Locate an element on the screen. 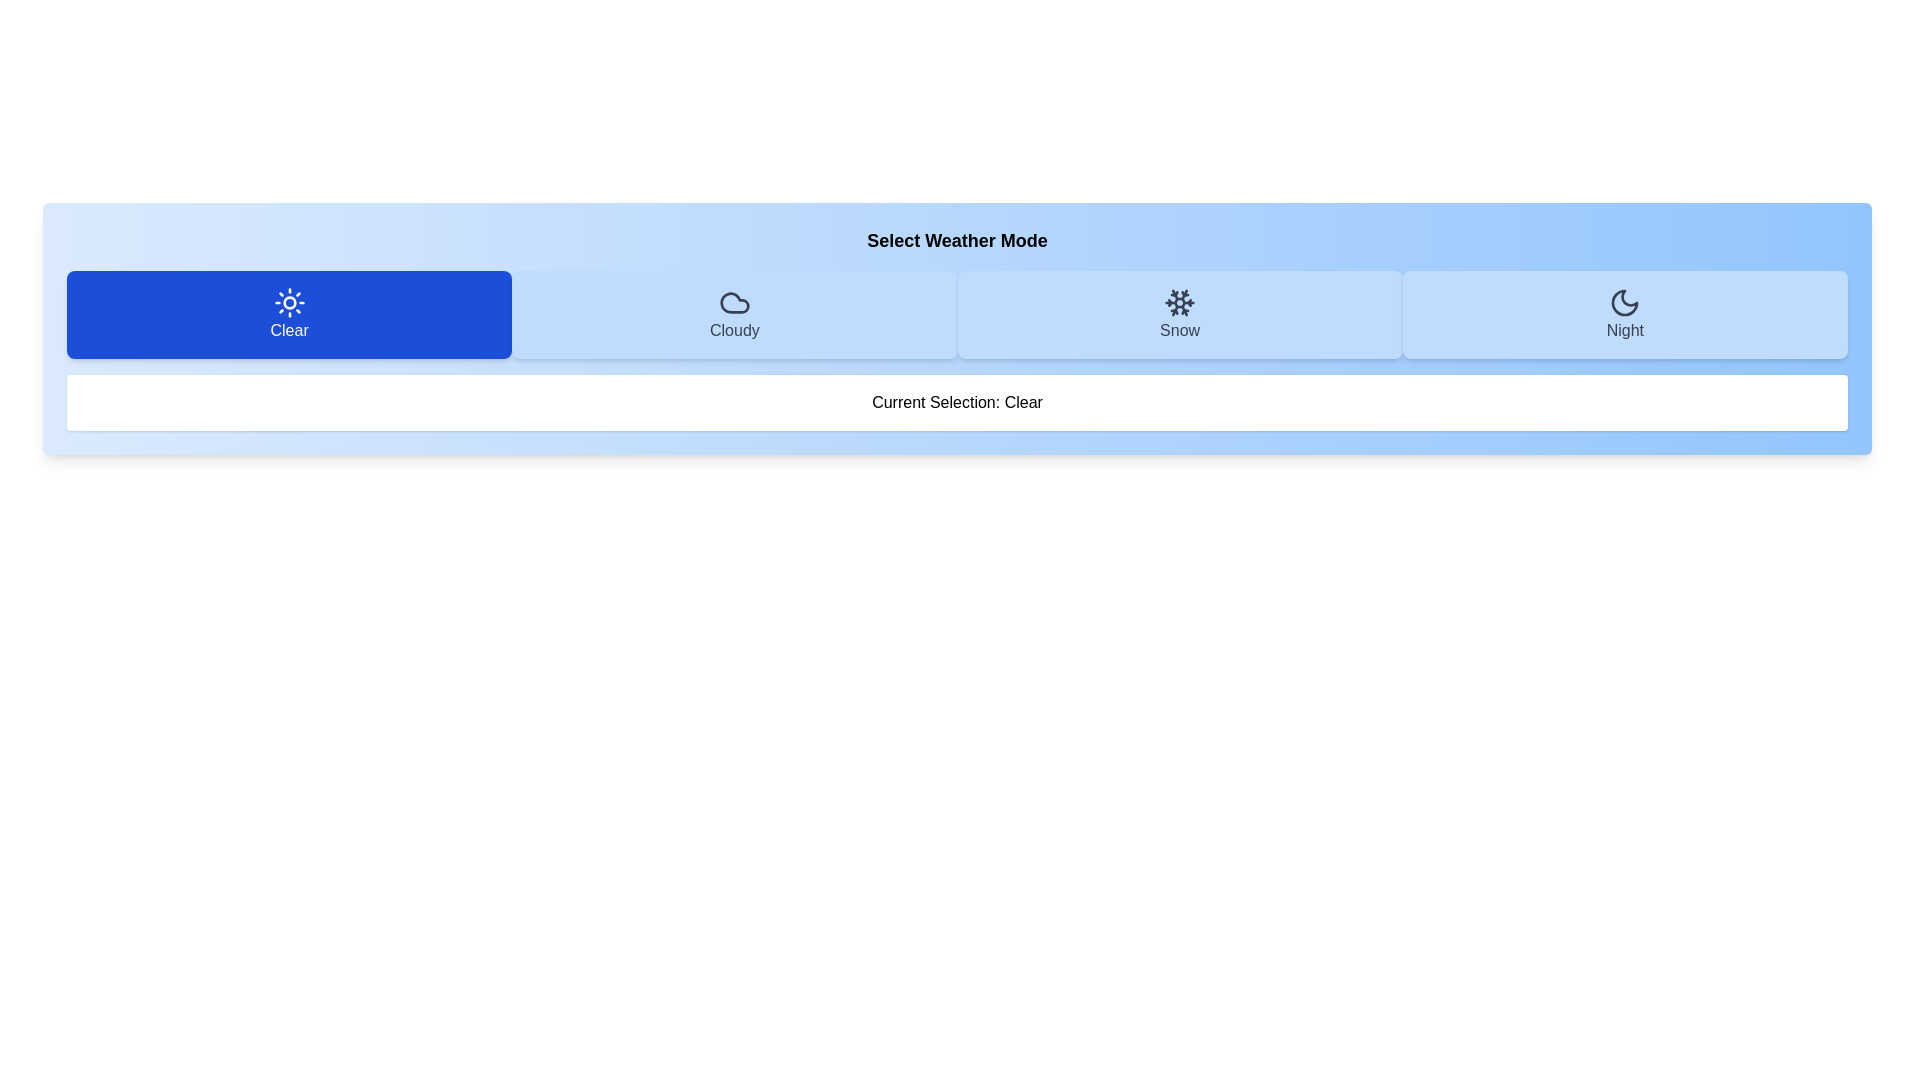 The image size is (1920, 1080). the button corresponding to the weather mode Night is located at coordinates (1625, 315).